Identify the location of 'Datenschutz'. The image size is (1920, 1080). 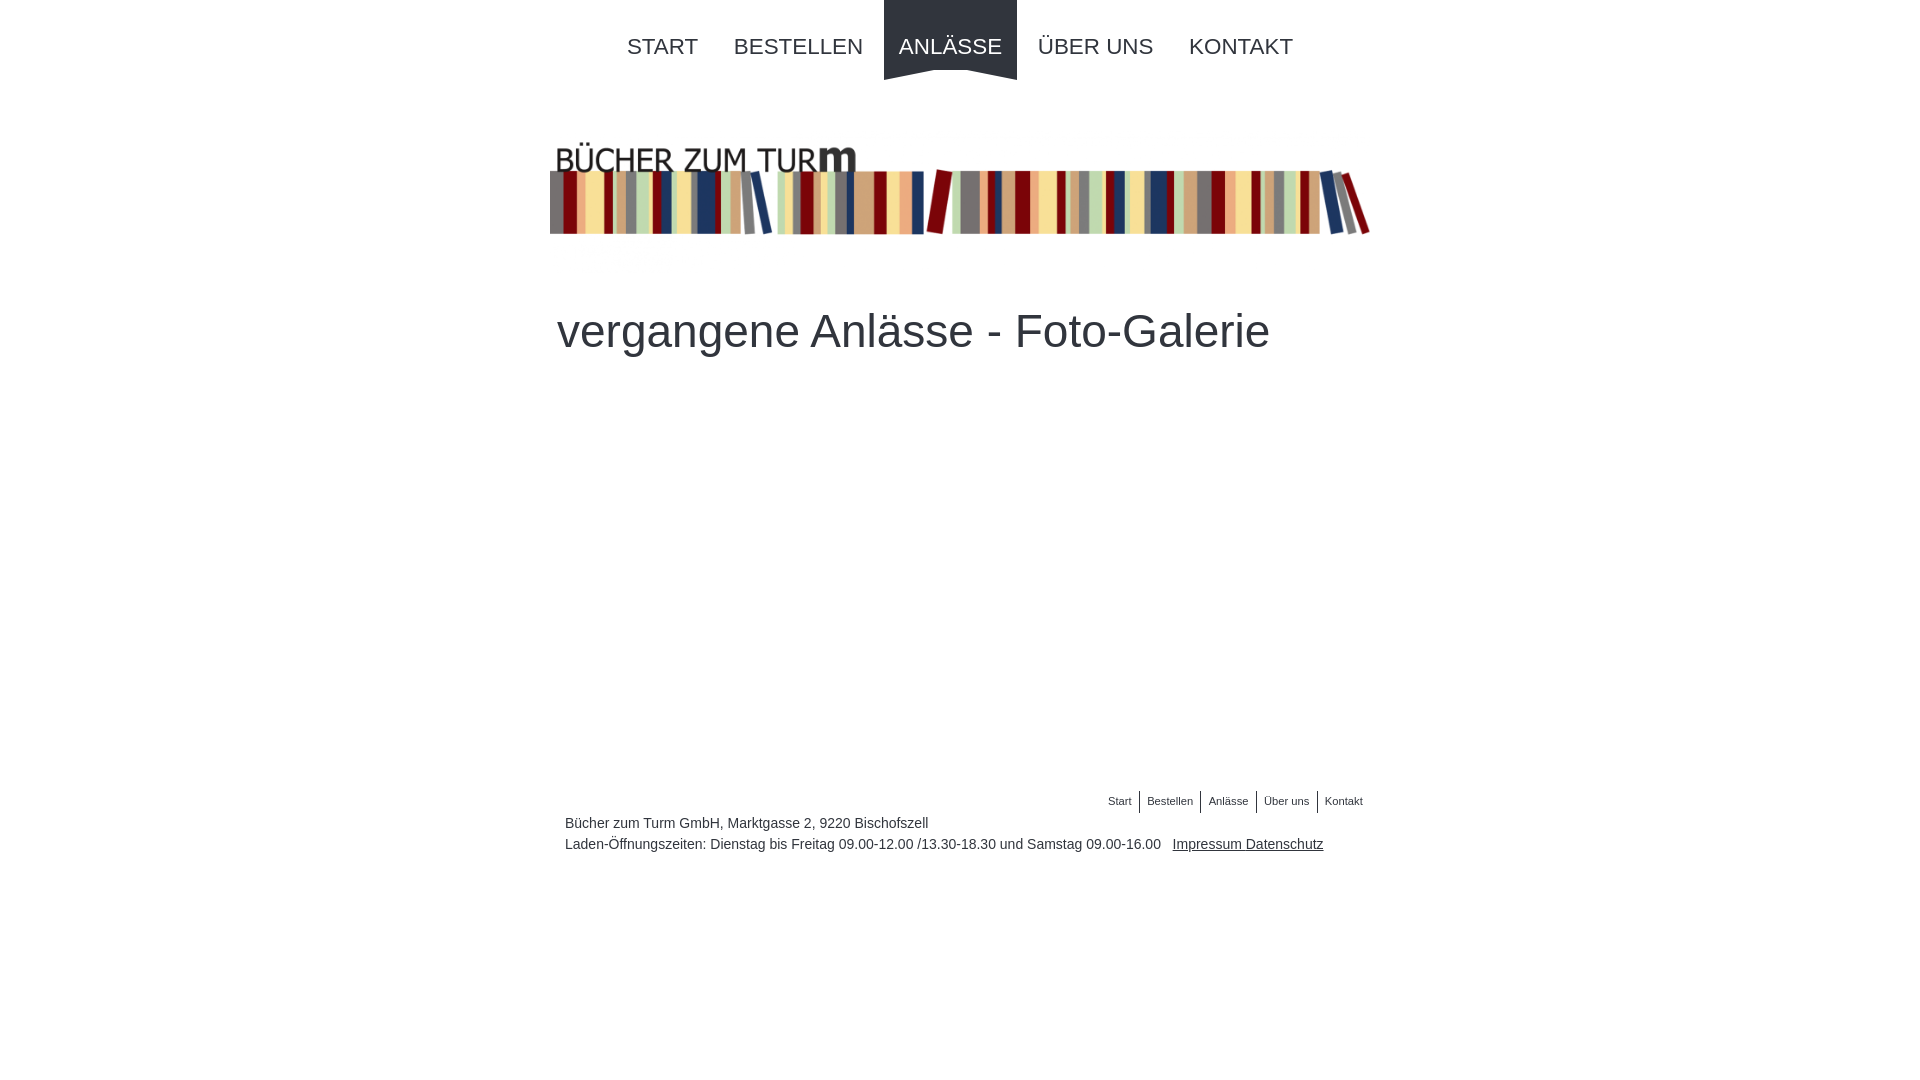
(1285, 844).